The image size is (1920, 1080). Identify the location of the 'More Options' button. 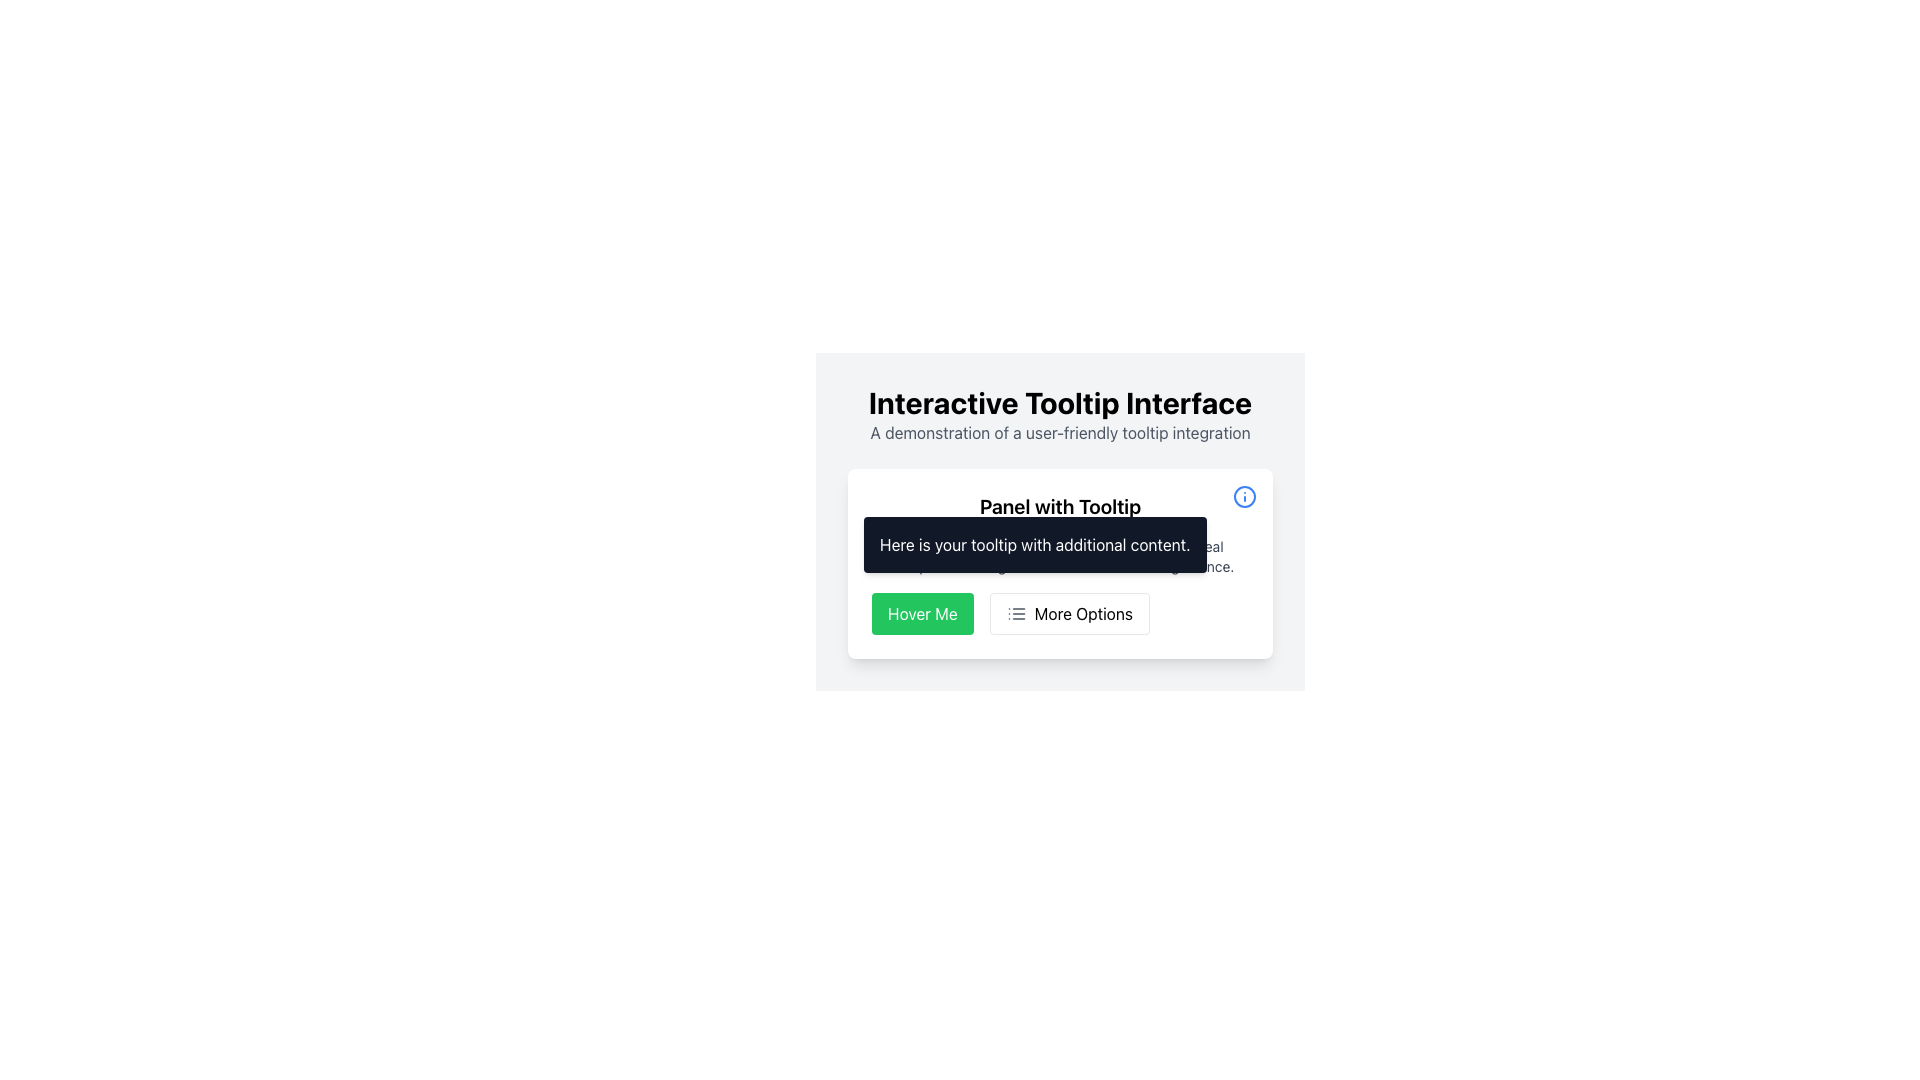
(1068, 612).